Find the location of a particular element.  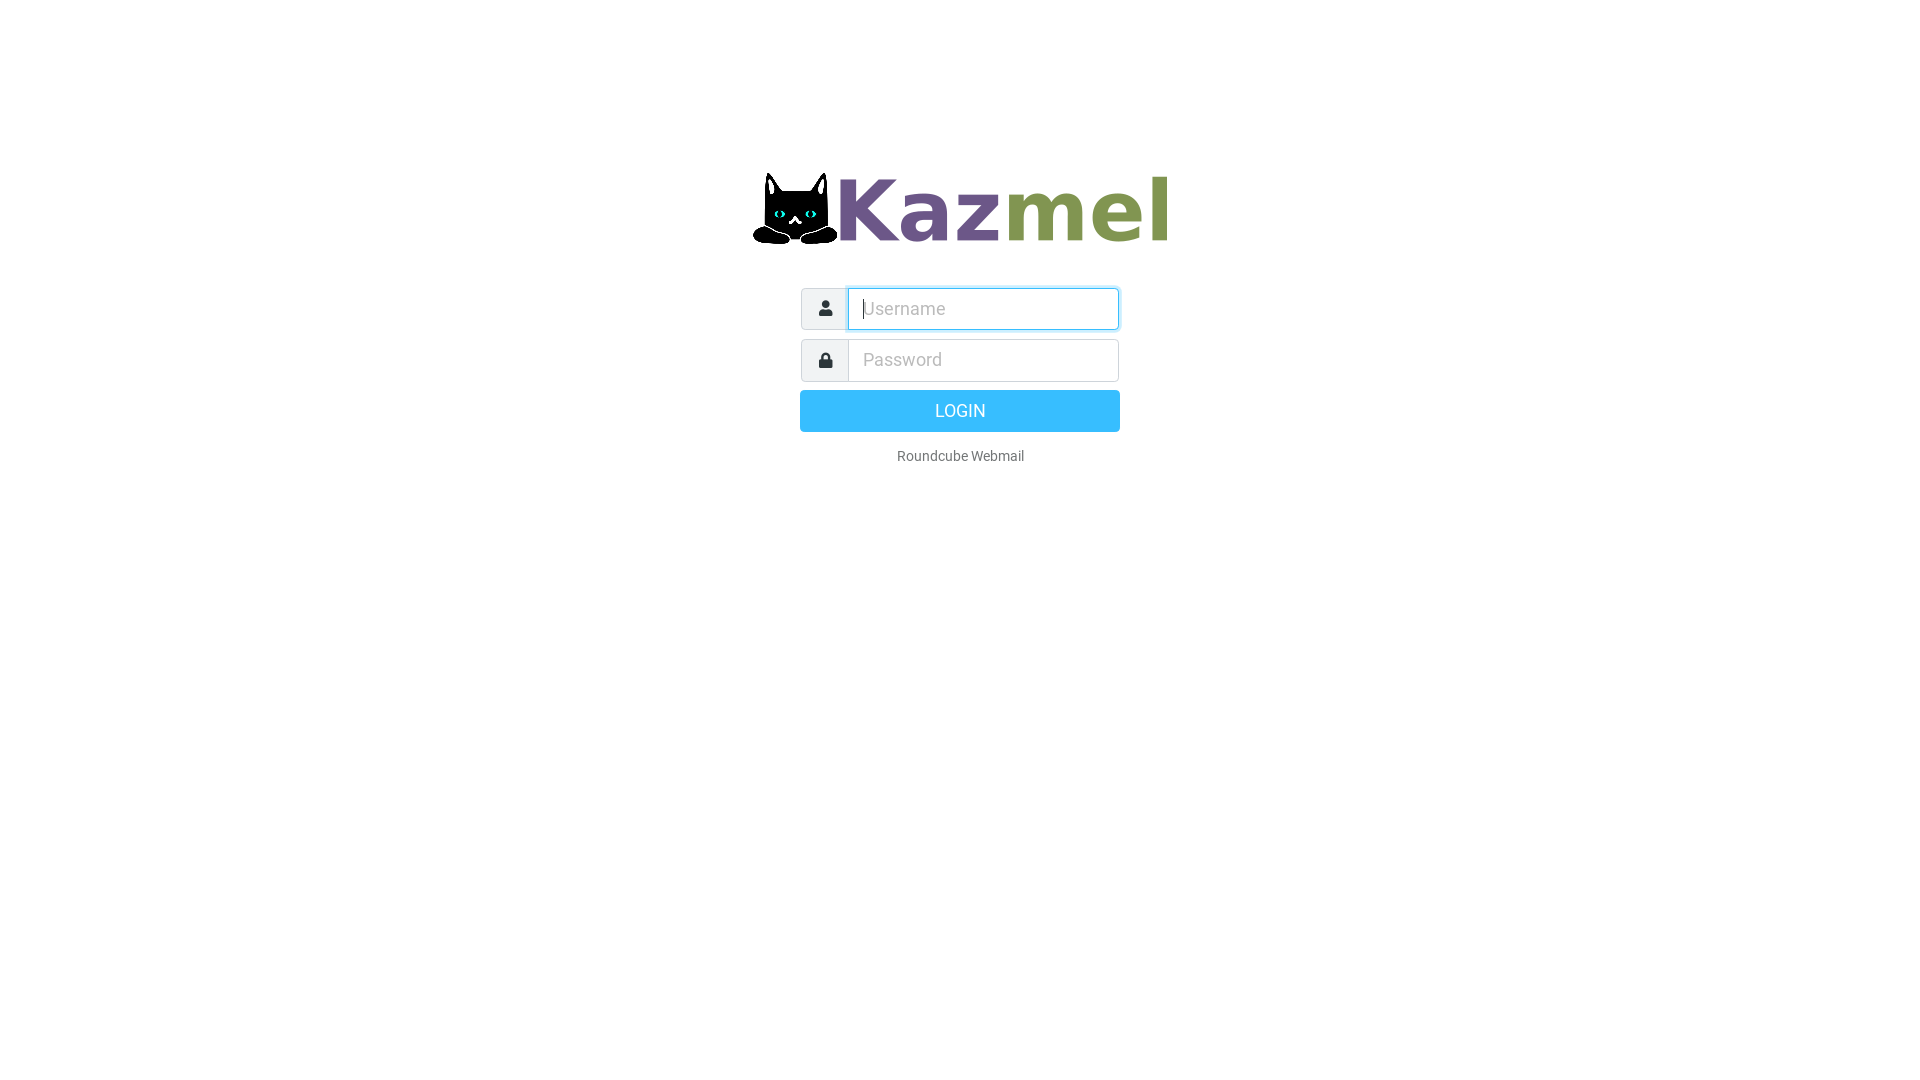

'LOGIN' is located at coordinates (960, 410).